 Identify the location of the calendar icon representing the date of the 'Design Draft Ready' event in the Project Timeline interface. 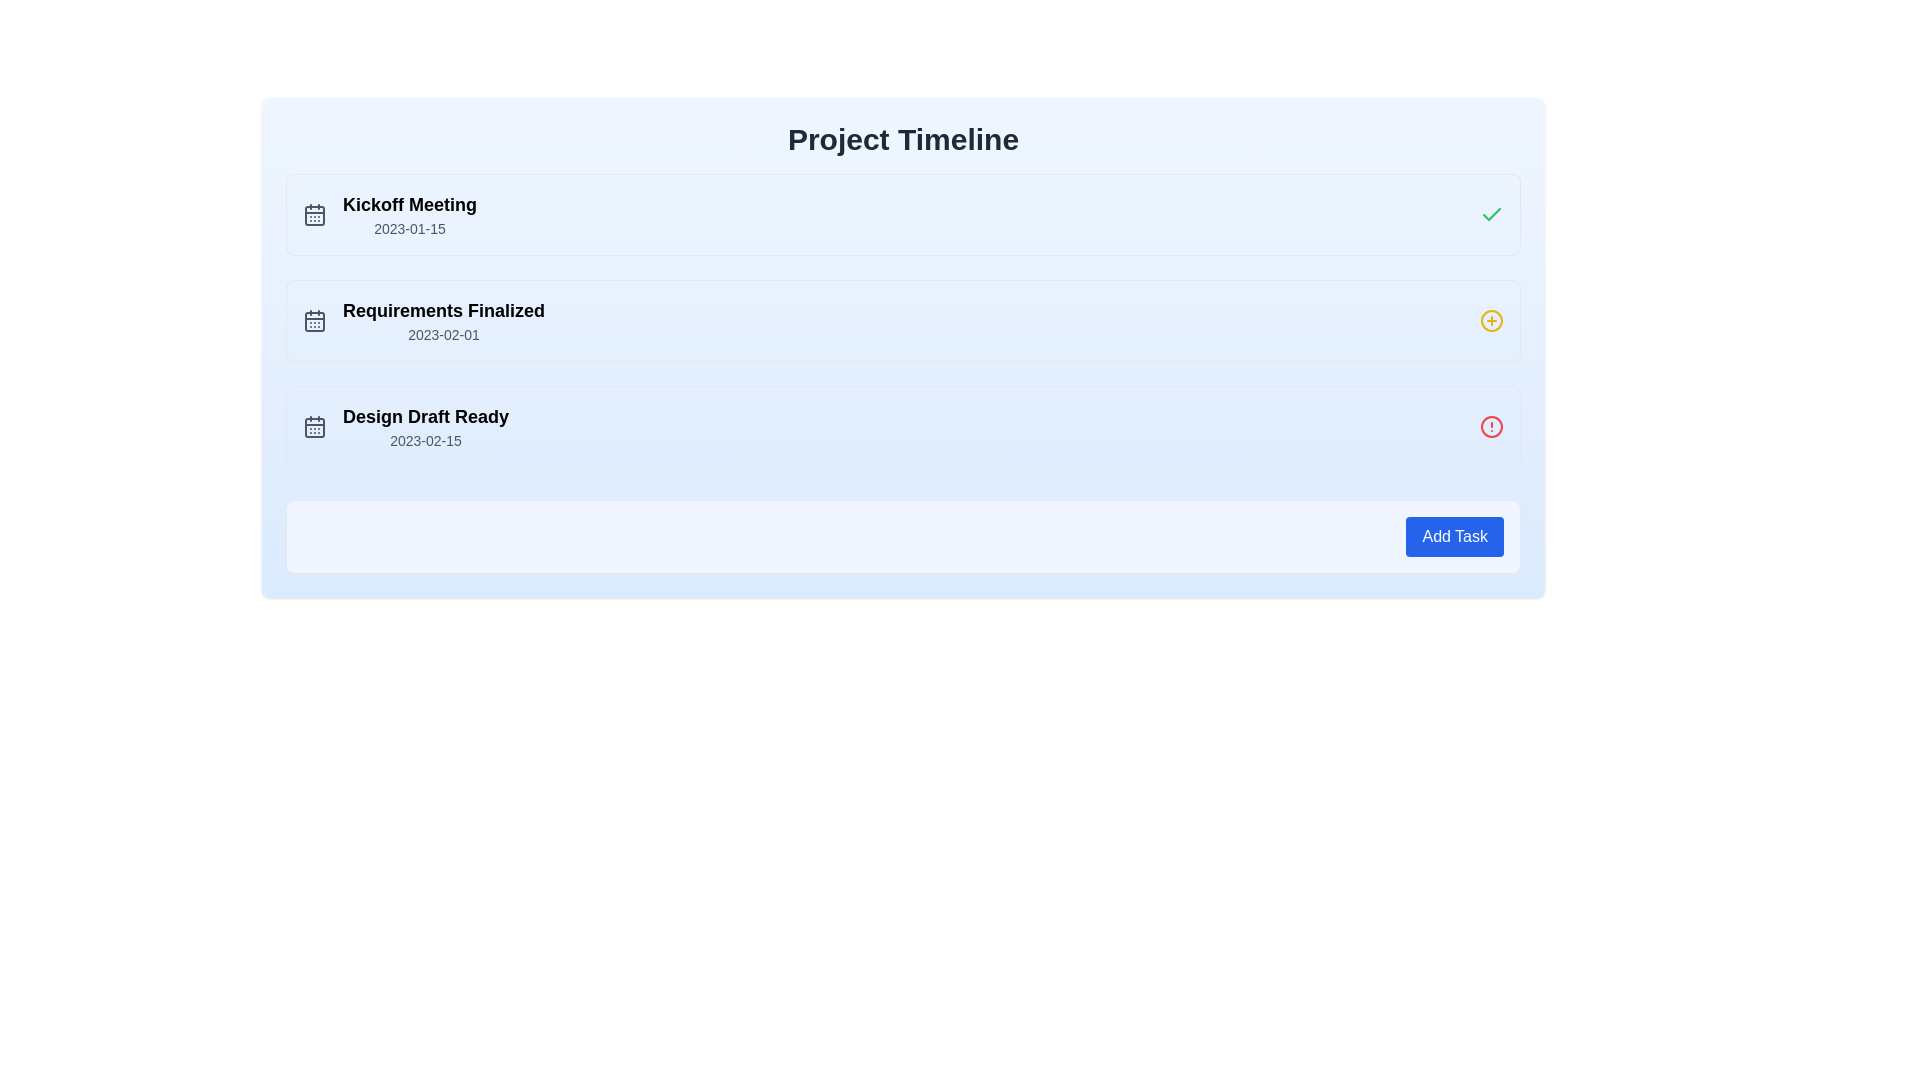
(314, 427).